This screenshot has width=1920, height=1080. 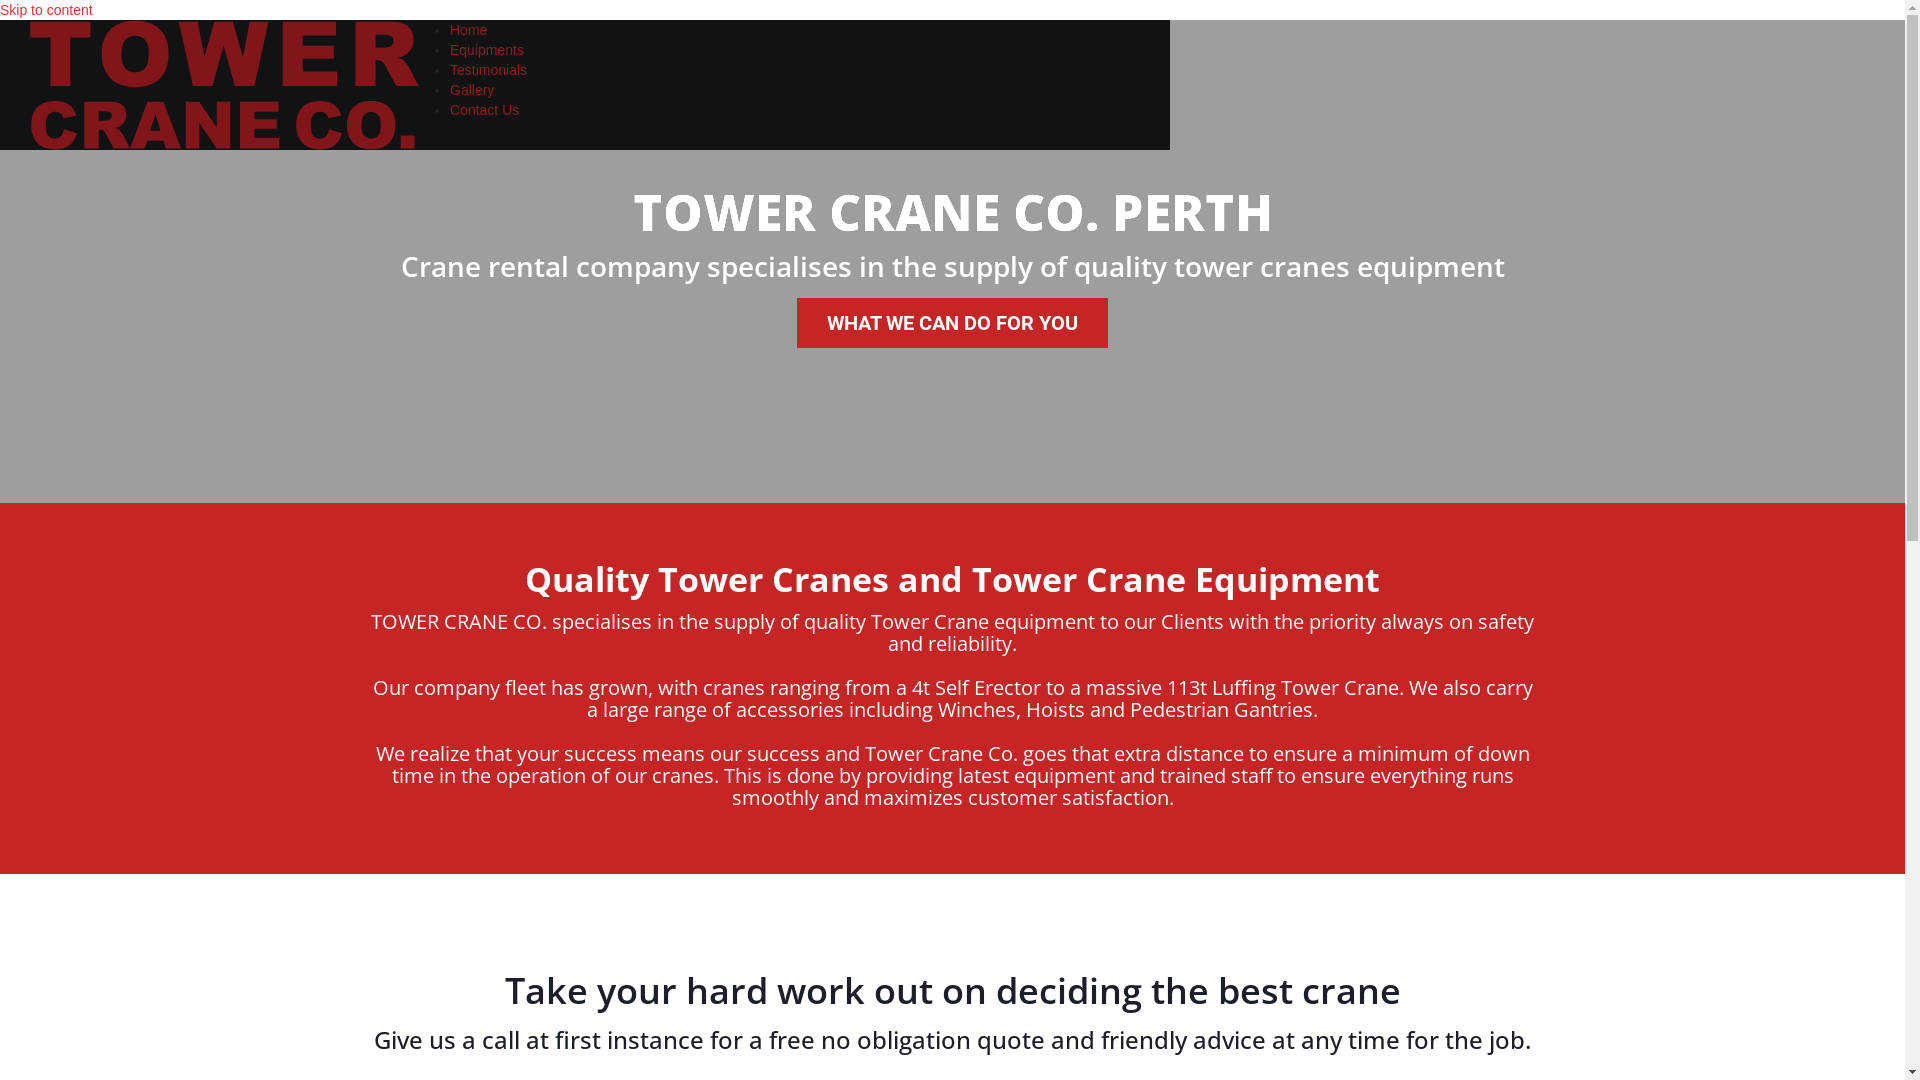 What do you see at coordinates (484, 110) in the screenshot?
I see `'Contact Us'` at bounding box center [484, 110].